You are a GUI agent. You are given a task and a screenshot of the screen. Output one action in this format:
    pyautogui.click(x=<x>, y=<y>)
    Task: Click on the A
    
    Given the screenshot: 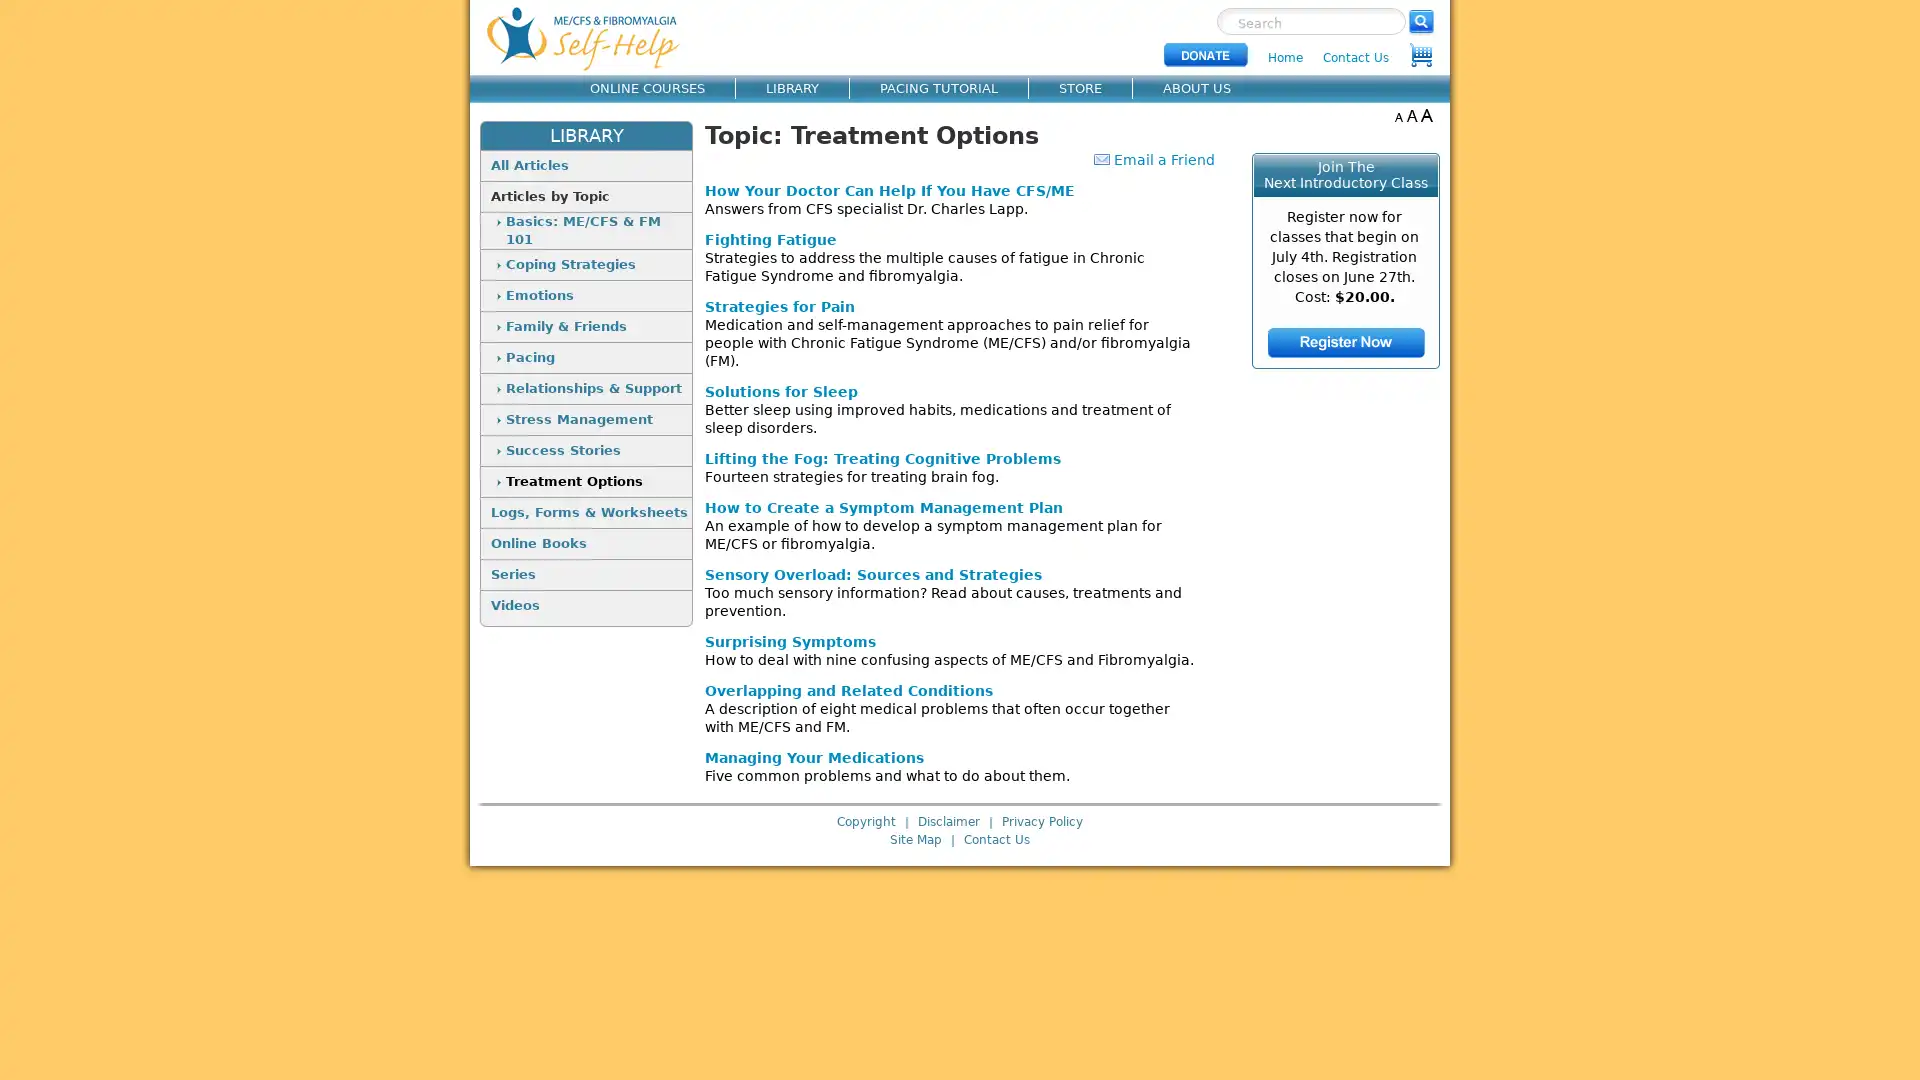 What is the action you would take?
    pyautogui.click(x=1411, y=115)
    